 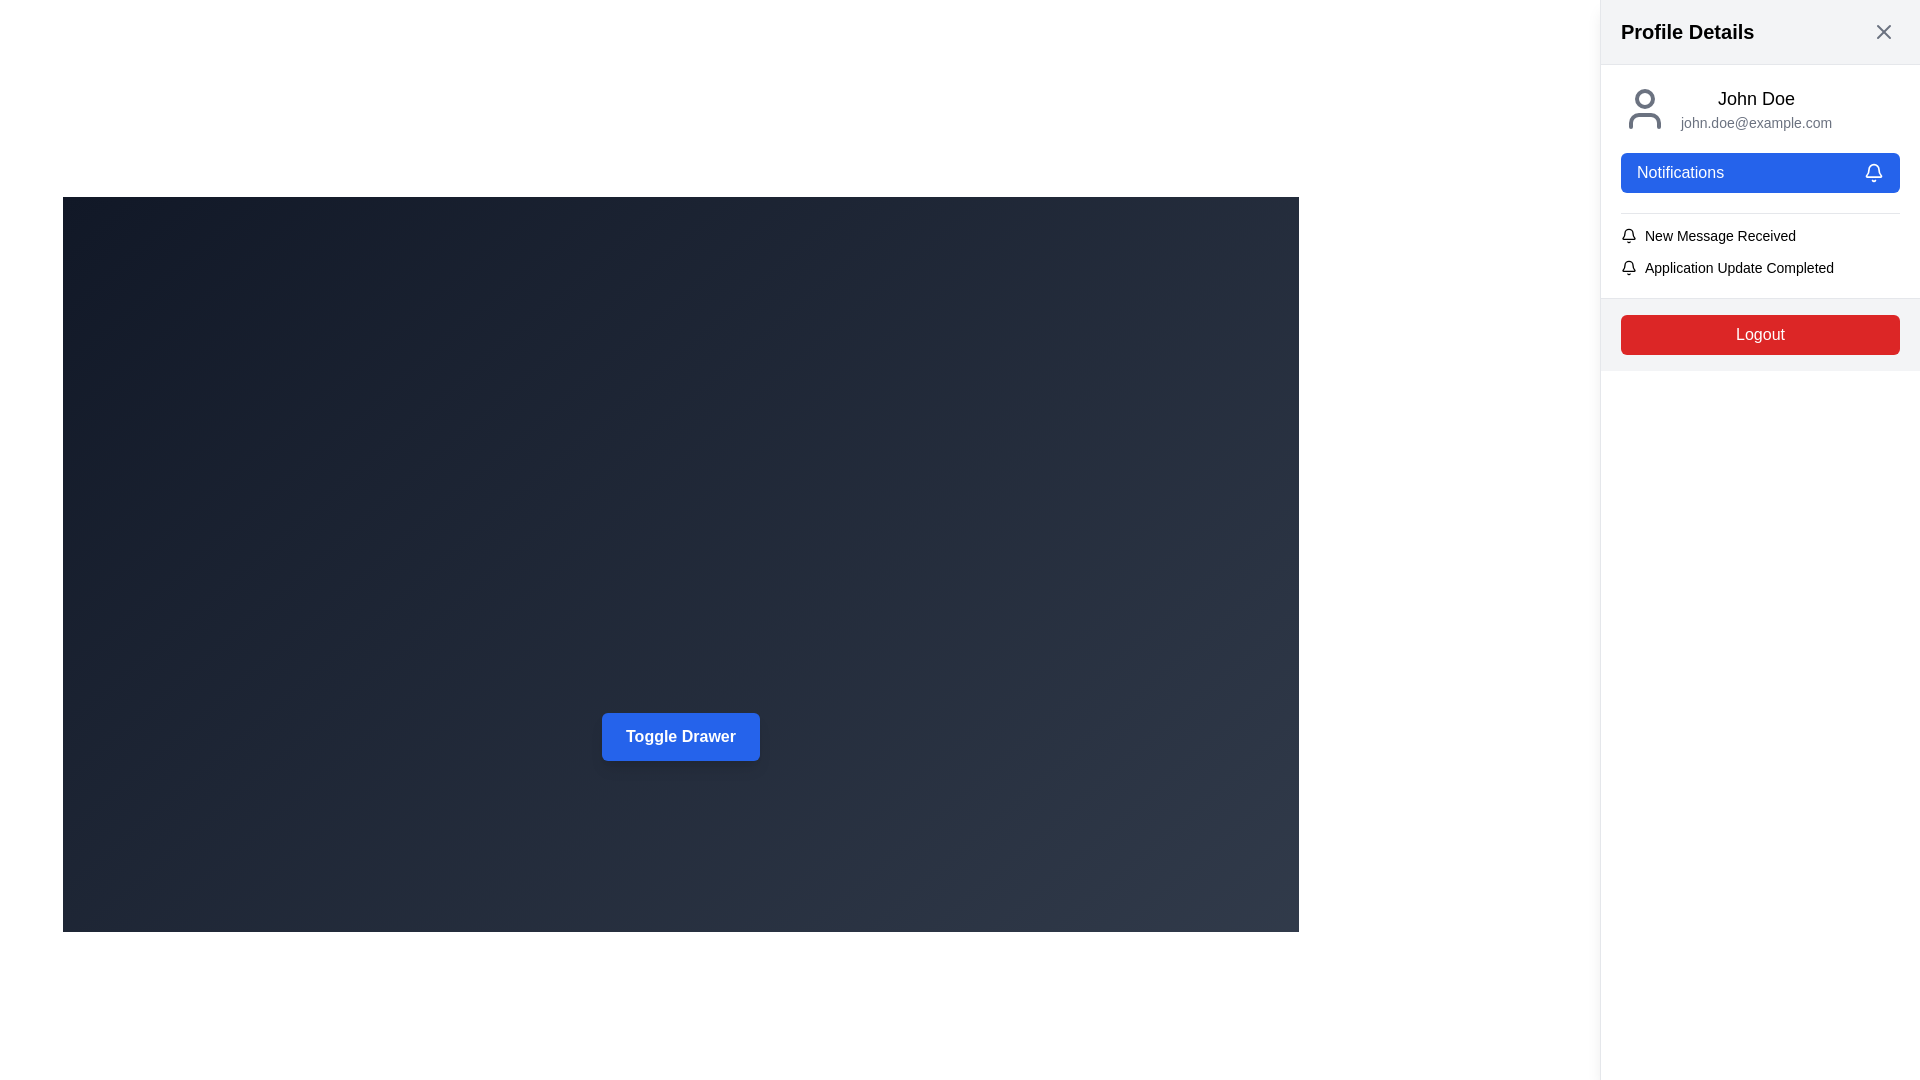 I want to click on the visual state of the bell icon located to the right of the 'Notifications' button in the 'Profile Details' pane, so click(x=1872, y=172).